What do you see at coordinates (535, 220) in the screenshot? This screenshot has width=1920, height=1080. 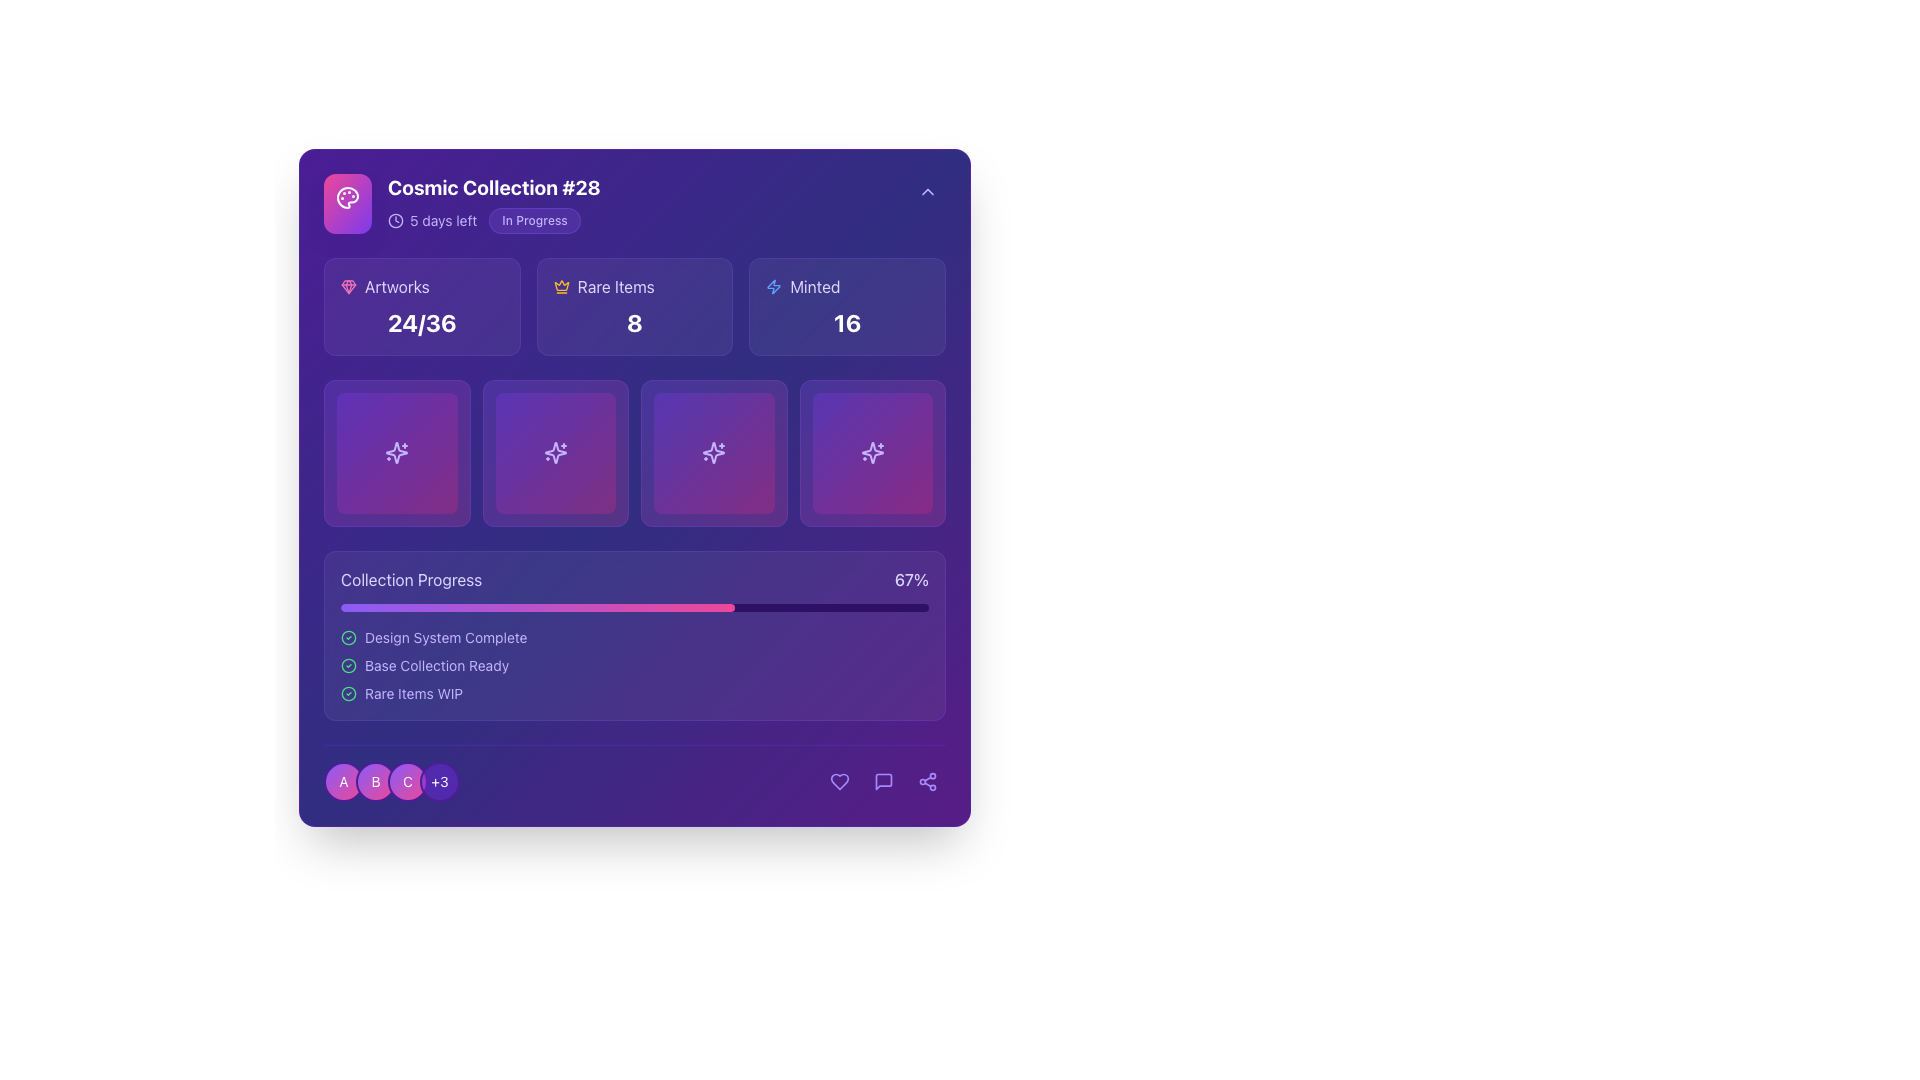 I see `the pill-shaped label with the text 'In Progress', which is violet and located near the header section, to the right of '5 days left'` at bounding box center [535, 220].